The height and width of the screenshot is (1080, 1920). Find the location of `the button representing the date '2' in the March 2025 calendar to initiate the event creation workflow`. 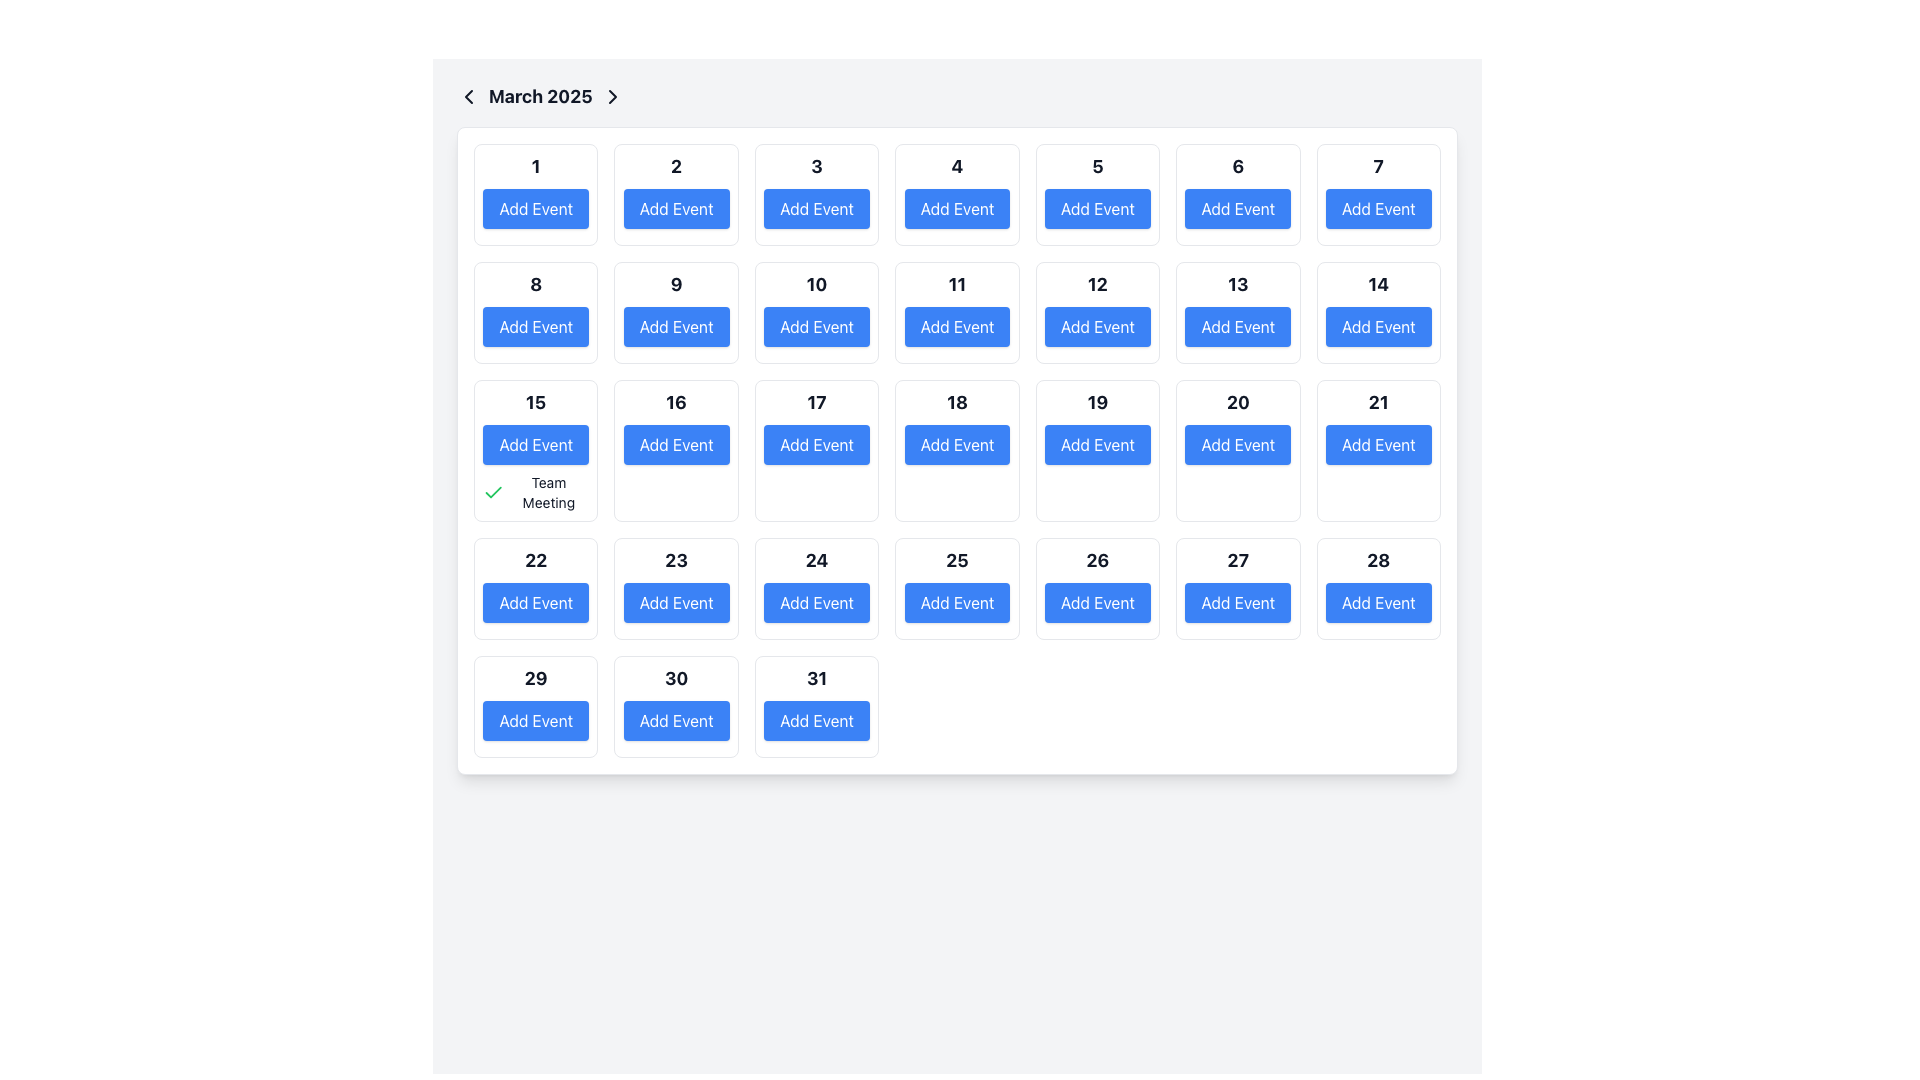

the button representing the date '2' in the March 2025 calendar to initiate the event creation workflow is located at coordinates (676, 208).